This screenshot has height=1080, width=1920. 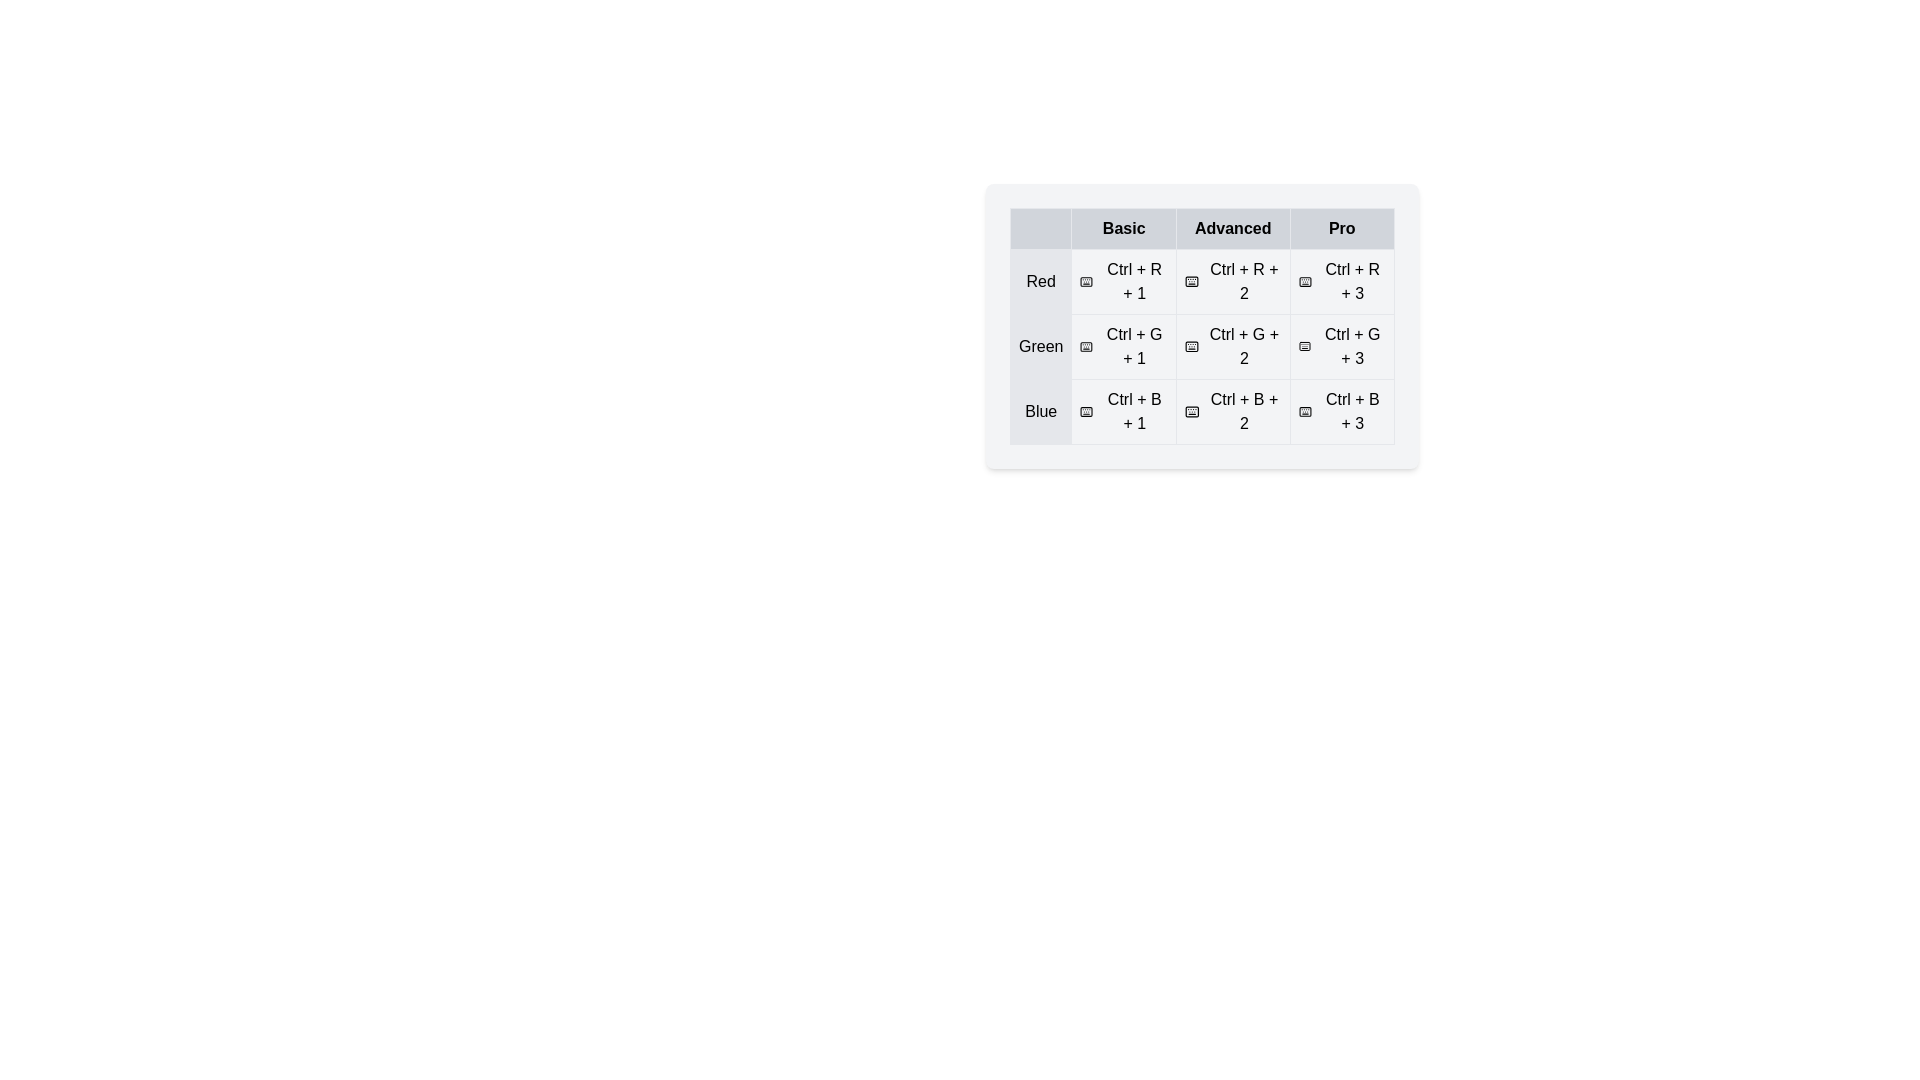 What do you see at coordinates (1124, 346) in the screenshot?
I see `the informative text with an icon that describes a keyboard shortcut located in the second row labeled 'Green' and first column labeled 'Basic'` at bounding box center [1124, 346].